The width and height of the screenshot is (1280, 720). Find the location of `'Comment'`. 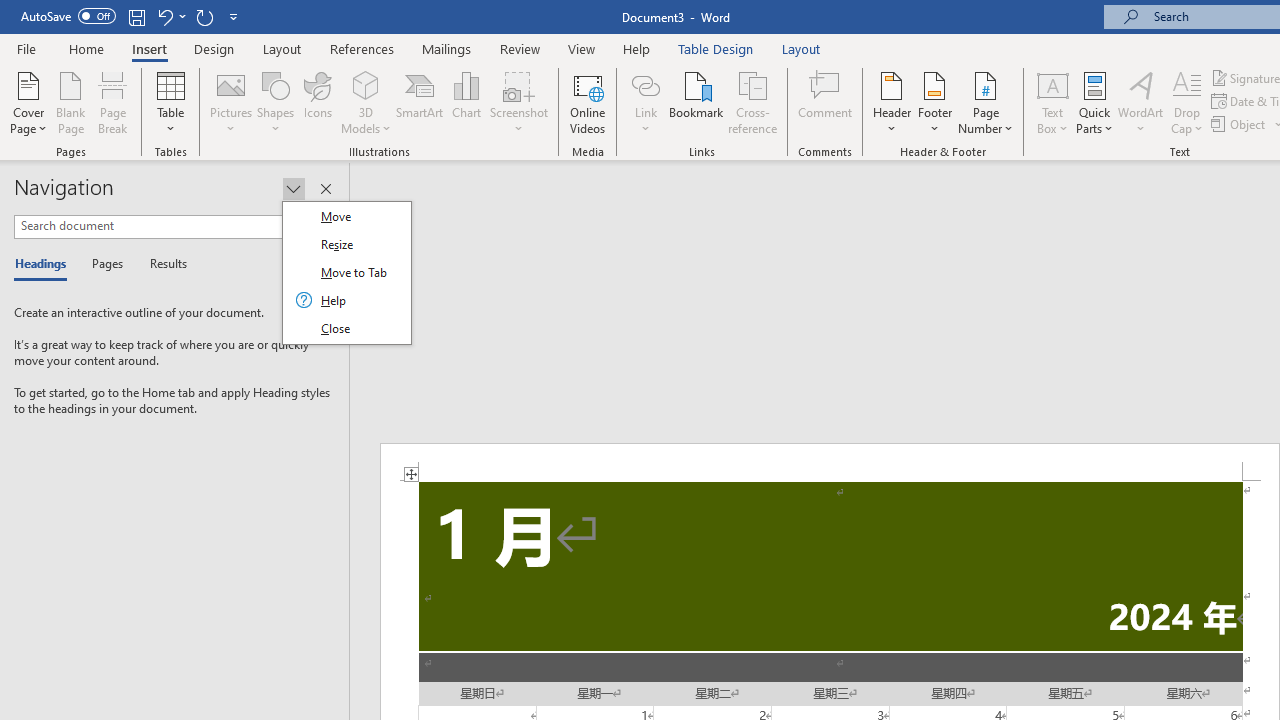

'Comment' is located at coordinates (825, 103).